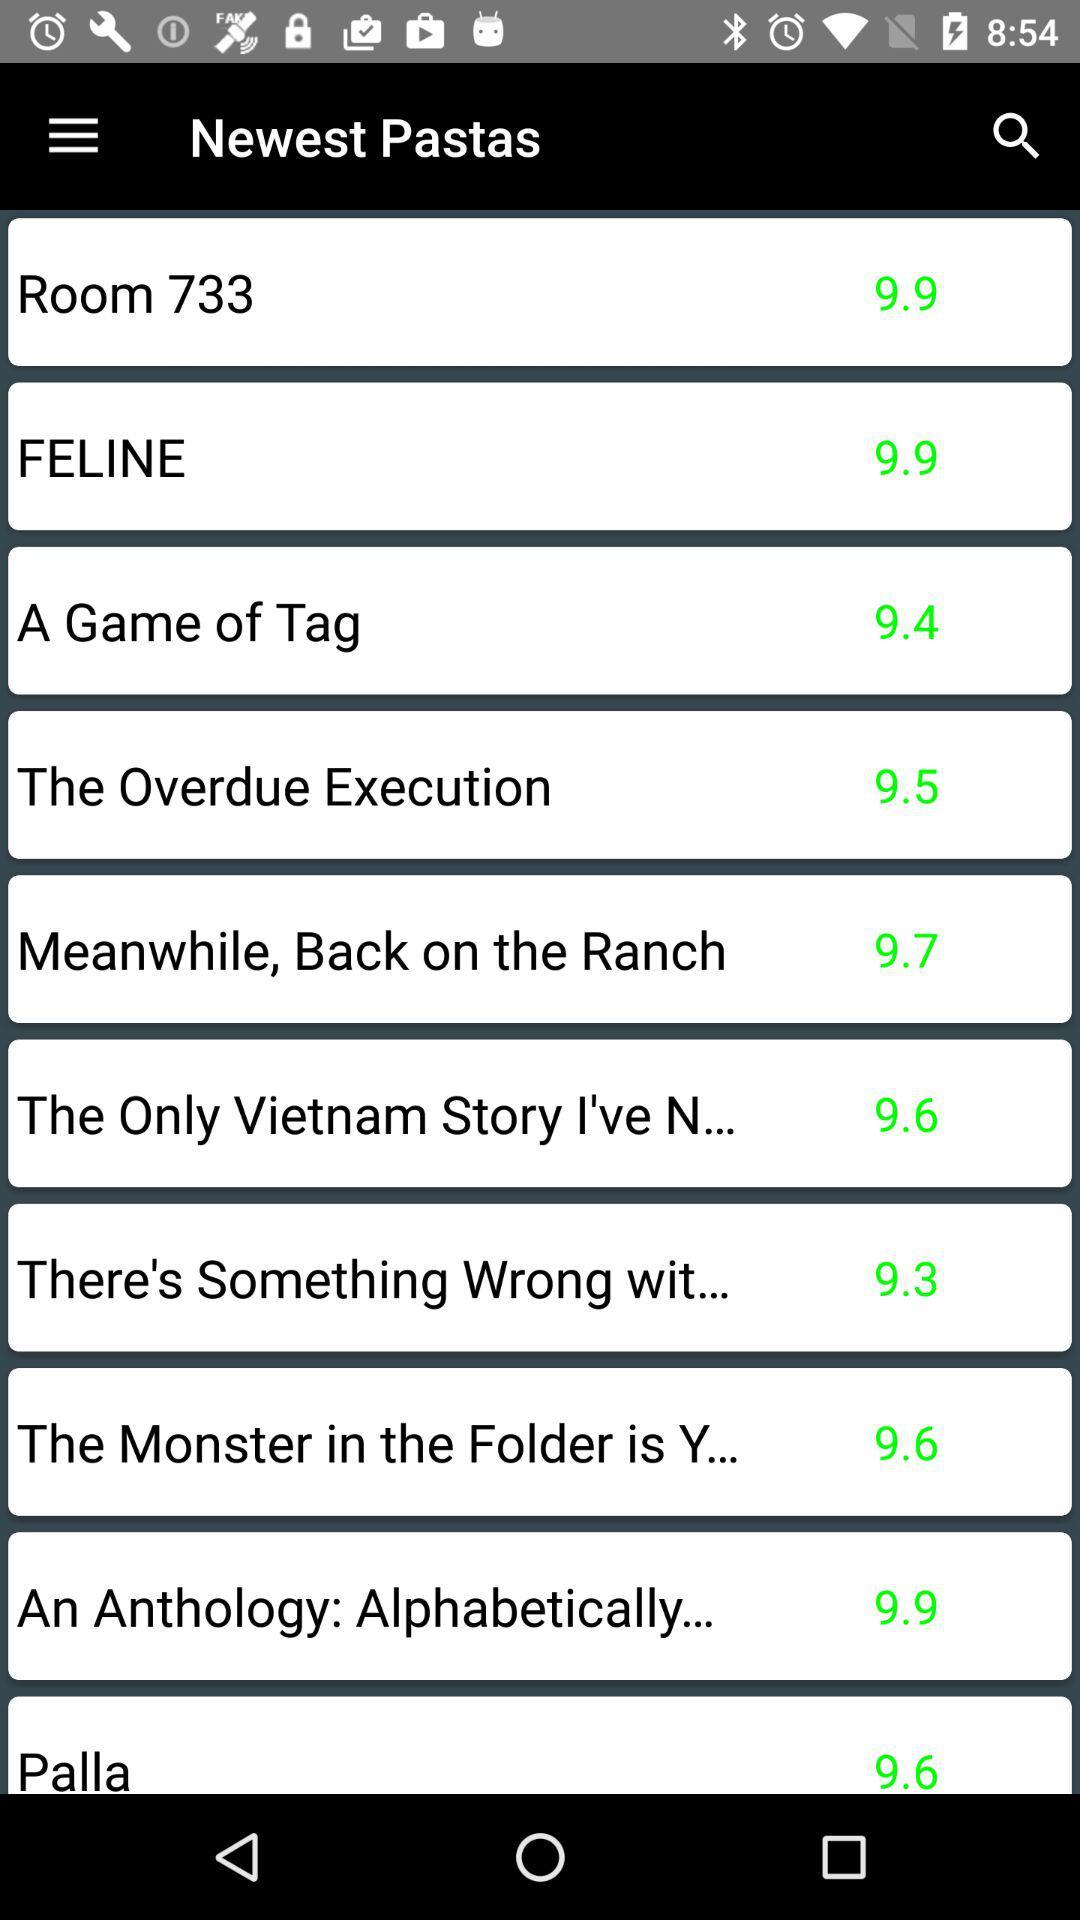 This screenshot has width=1080, height=1920. Describe the element at coordinates (72, 135) in the screenshot. I see `item above room 733` at that location.